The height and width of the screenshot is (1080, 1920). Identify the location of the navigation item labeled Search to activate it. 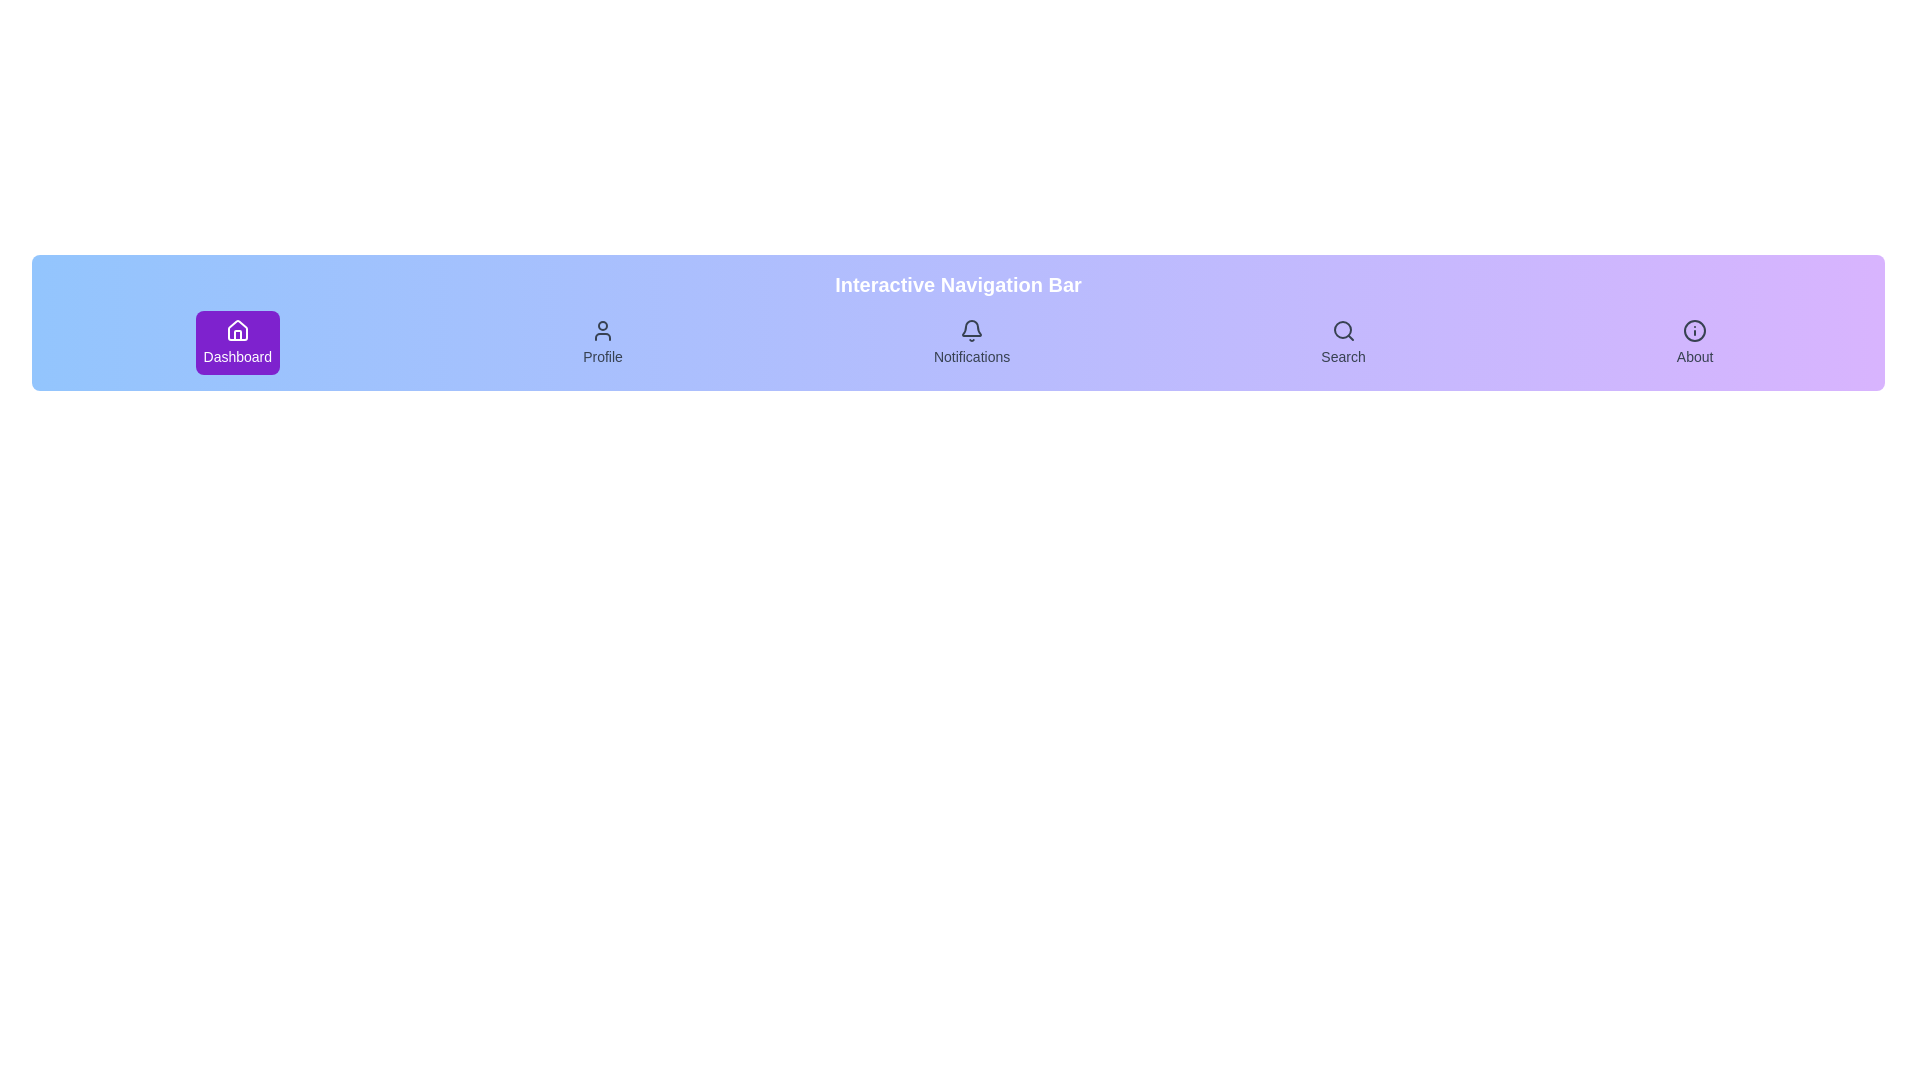
(1343, 342).